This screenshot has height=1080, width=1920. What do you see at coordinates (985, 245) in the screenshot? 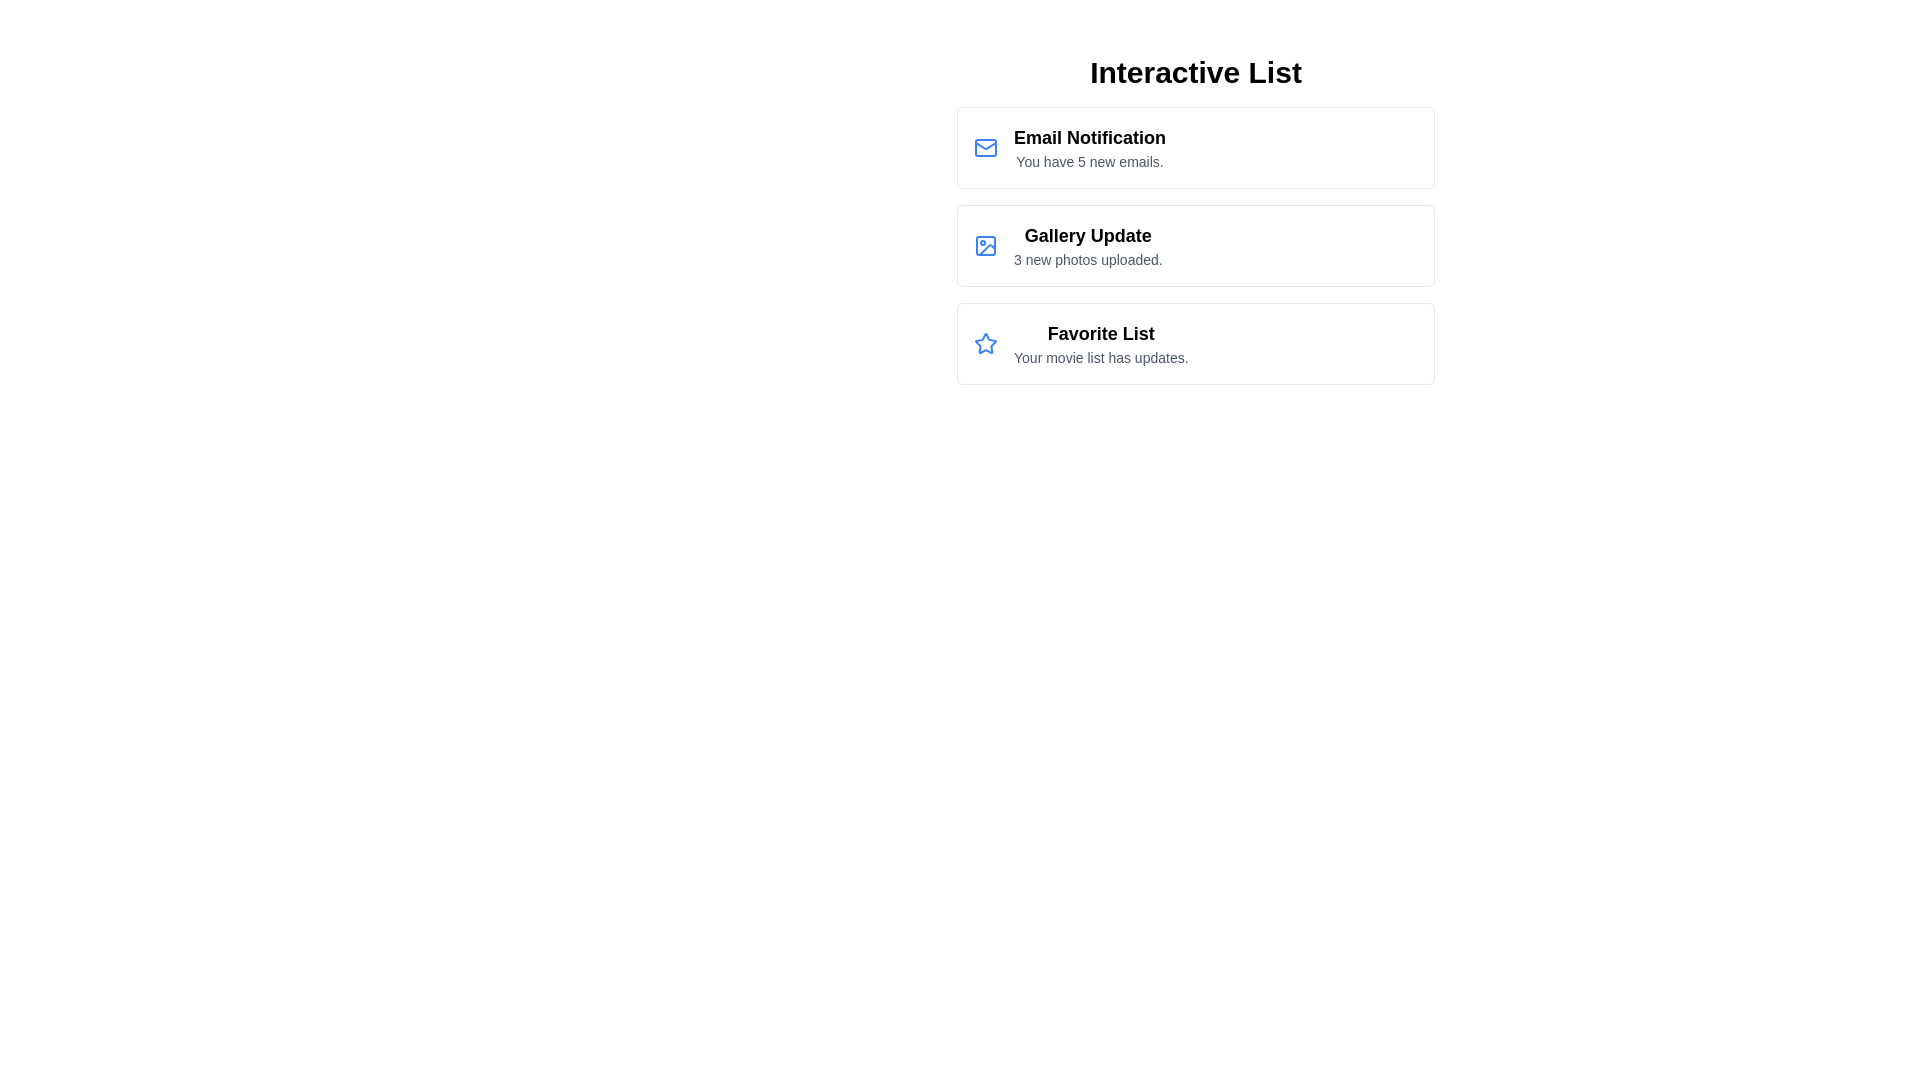
I see `the icon corresponding to Gallery Update in the list` at bounding box center [985, 245].